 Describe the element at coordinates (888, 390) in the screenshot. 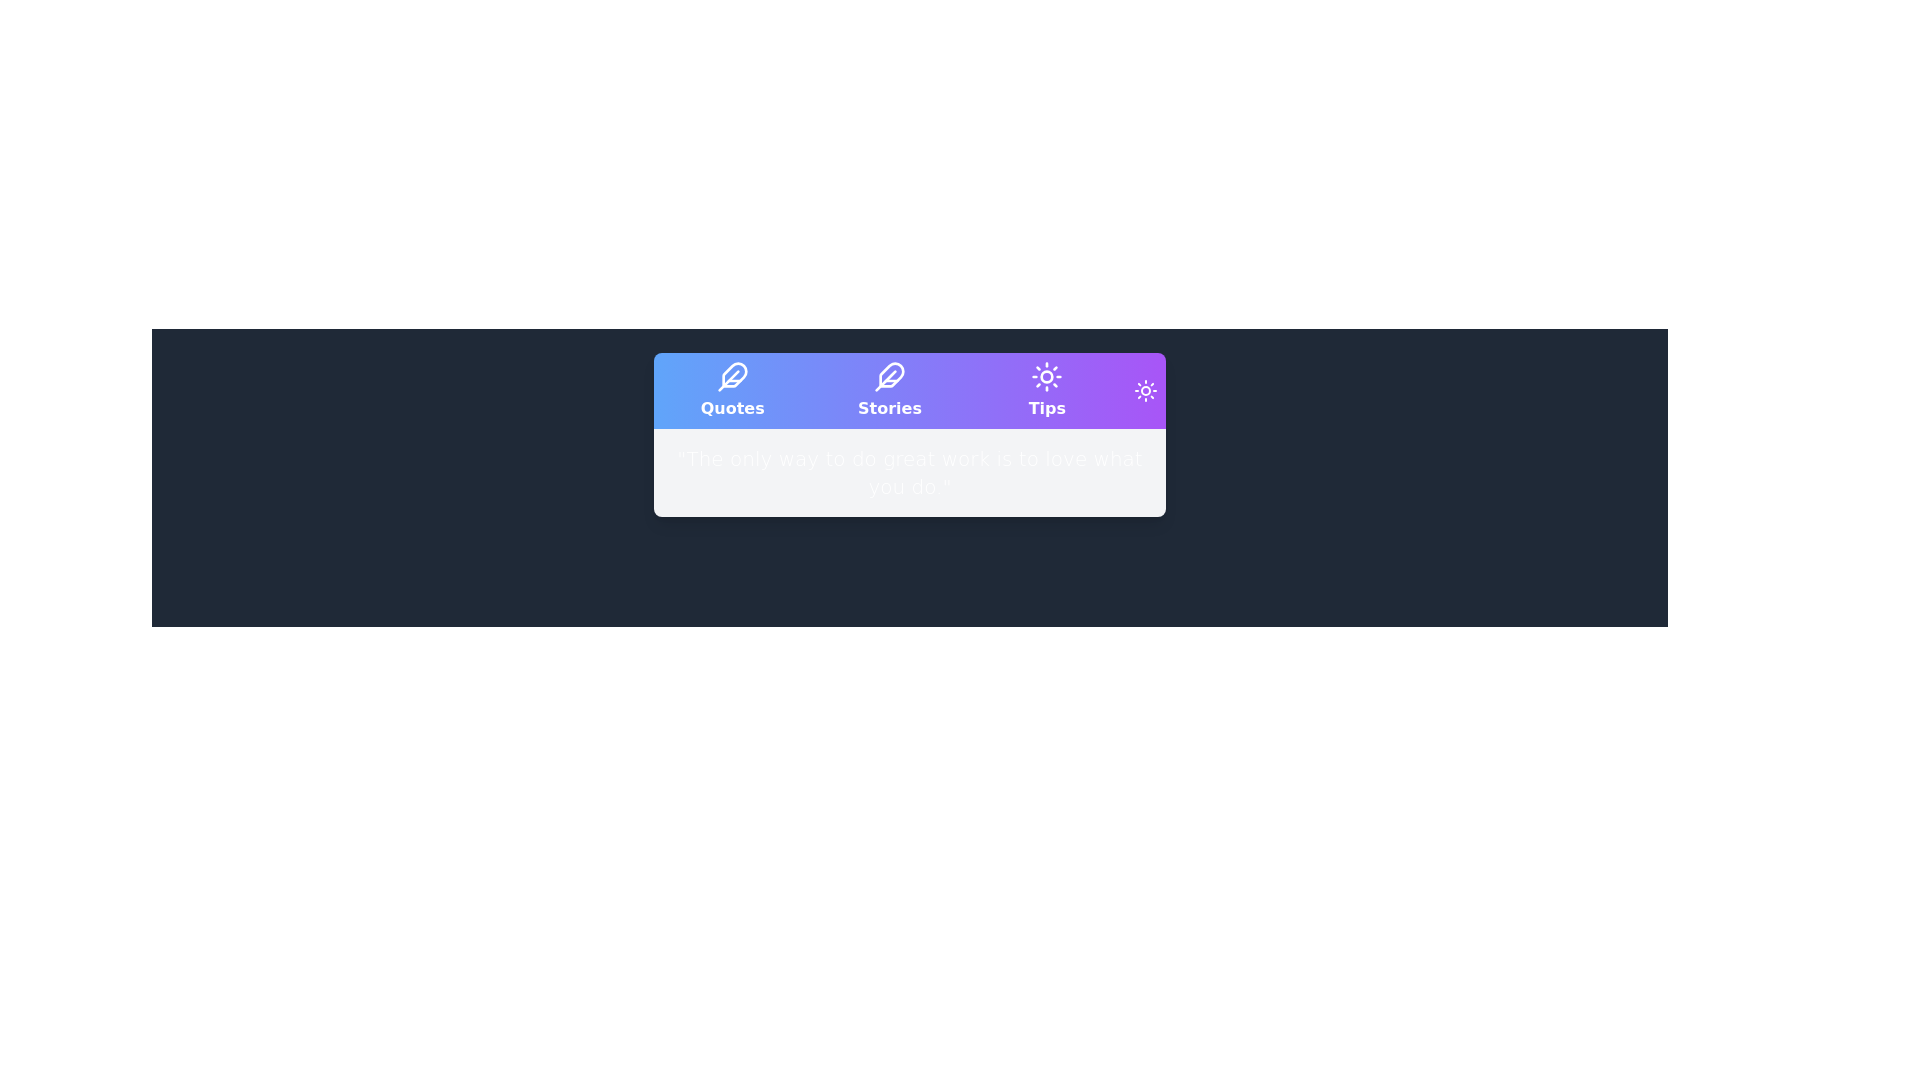

I see `the Stories tab to view its content` at that location.